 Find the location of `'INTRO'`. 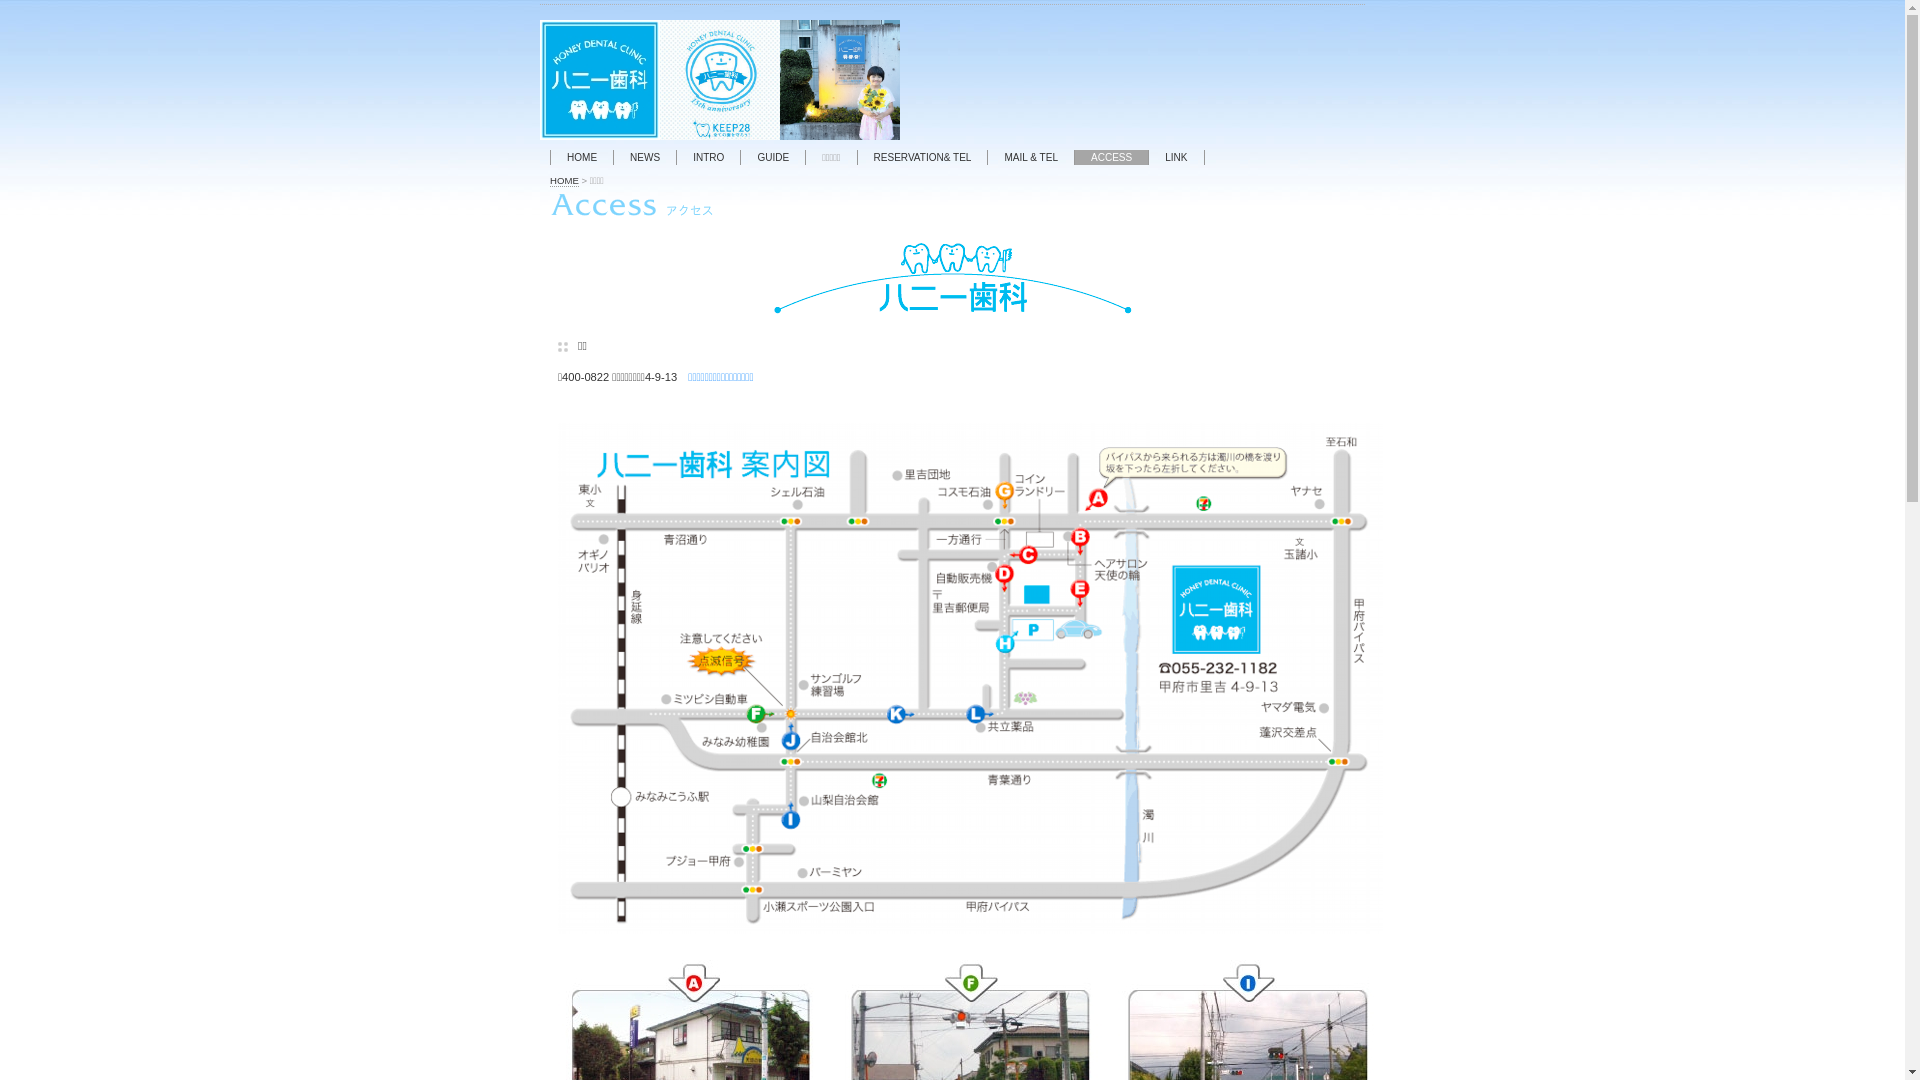

'INTRO' is located at coordinates (708, 156).